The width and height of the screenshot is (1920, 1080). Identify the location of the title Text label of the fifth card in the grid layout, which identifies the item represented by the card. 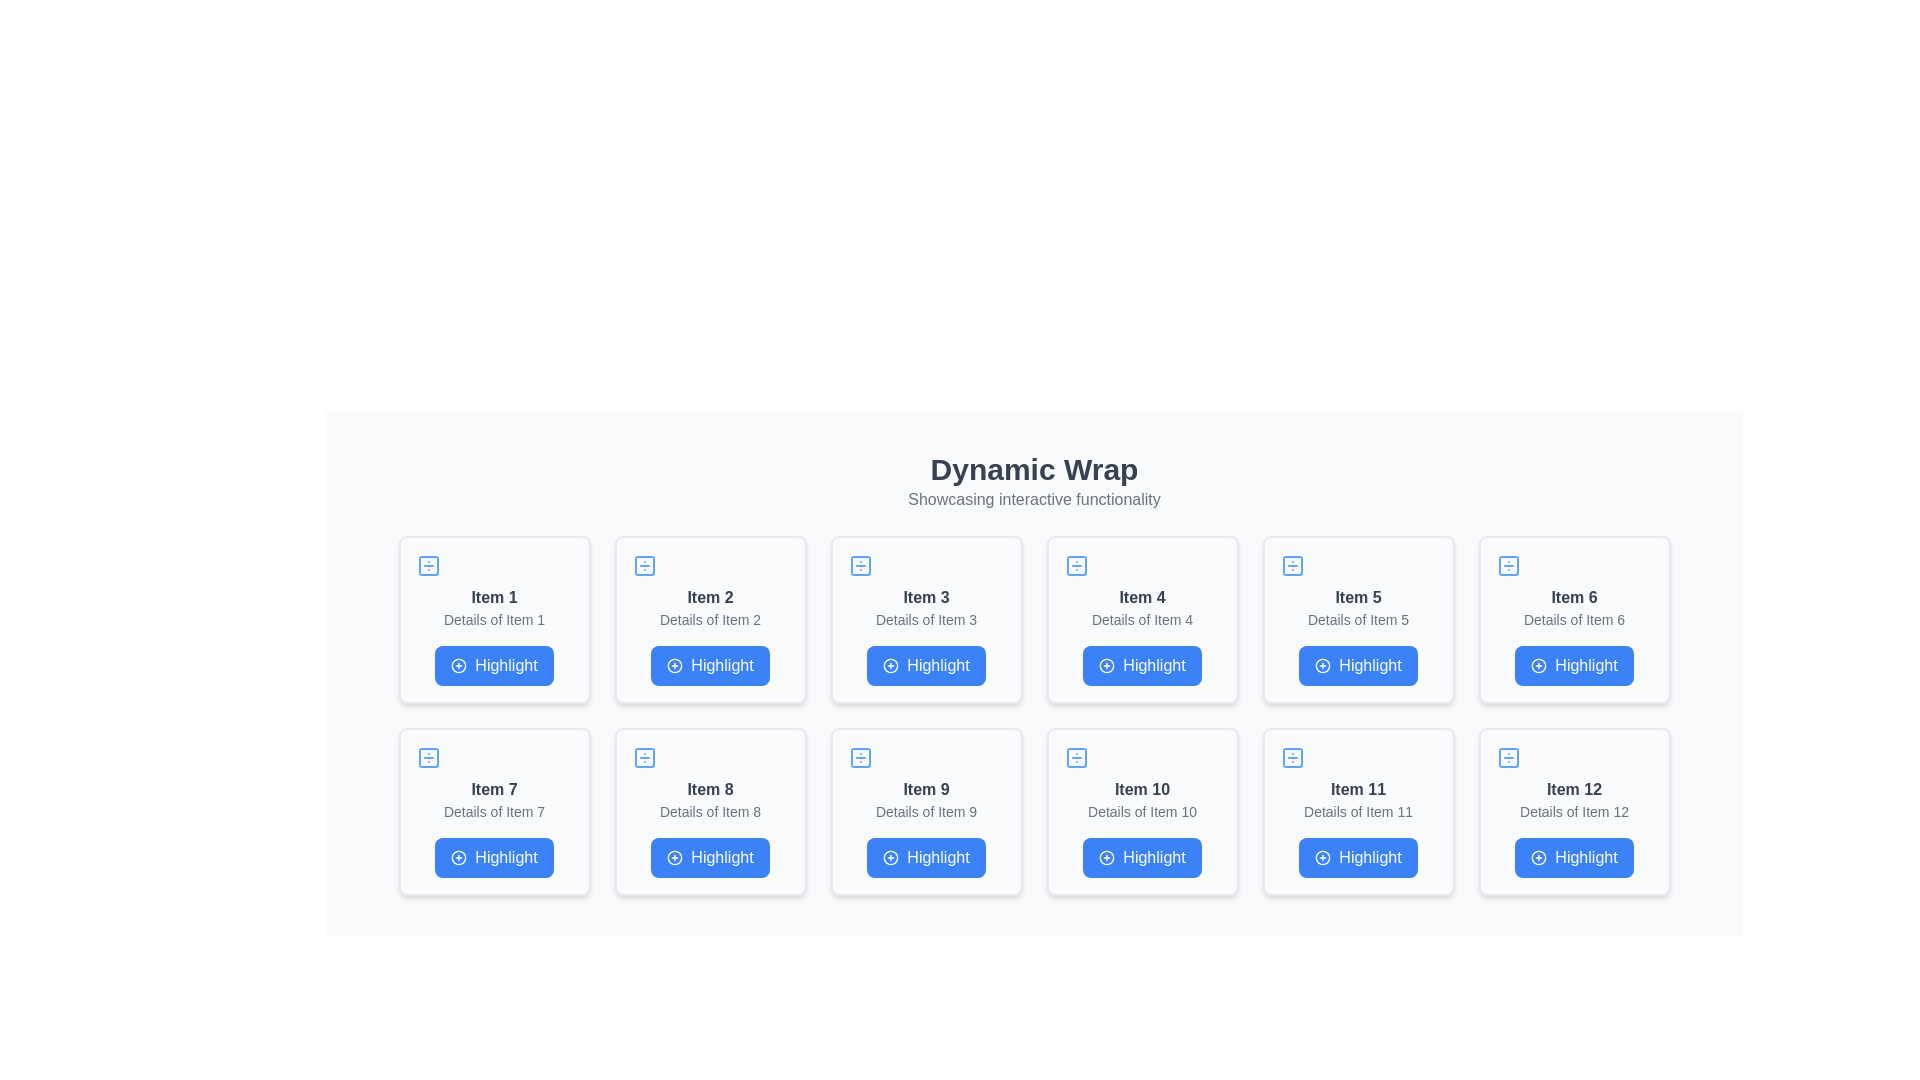
(1358, 596).